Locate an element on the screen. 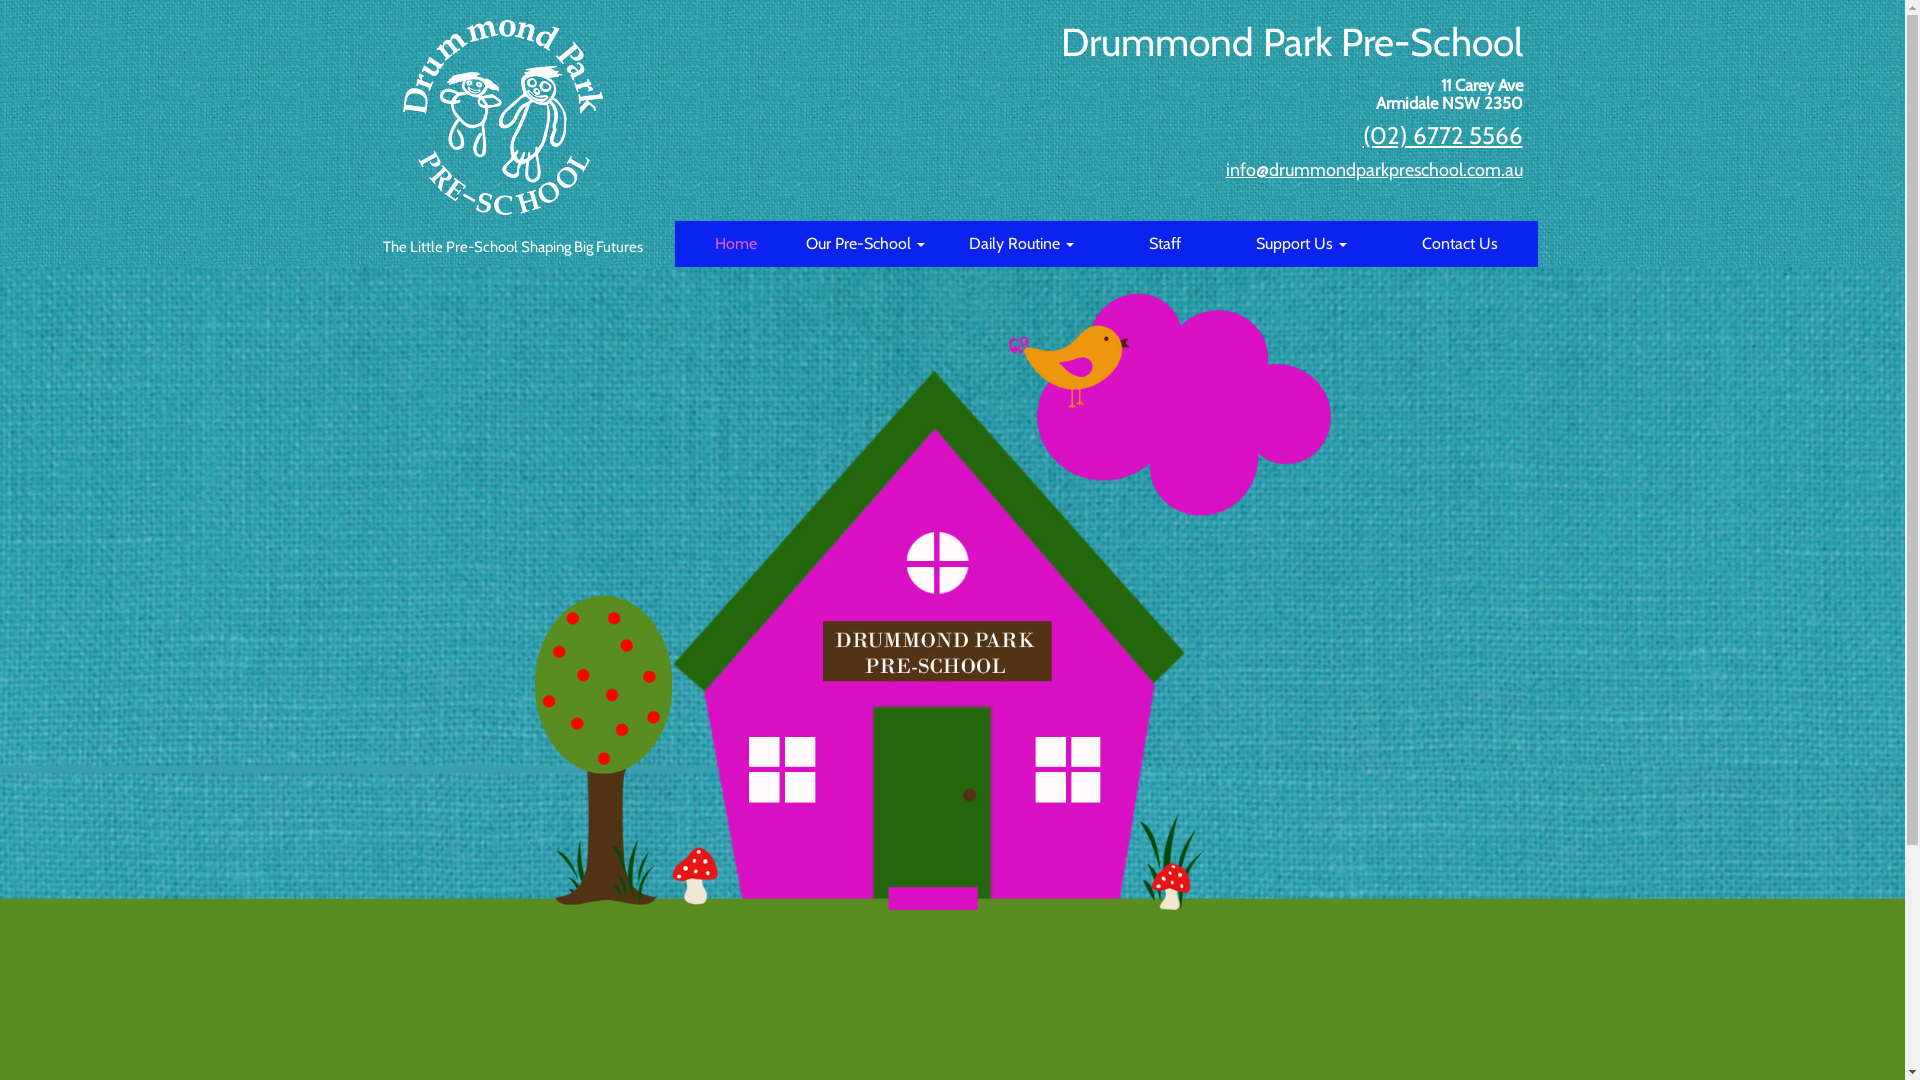 The height and width of the screenshot is (1080, 1920). 'Support Us ' is located at coordinates (1301, 242).